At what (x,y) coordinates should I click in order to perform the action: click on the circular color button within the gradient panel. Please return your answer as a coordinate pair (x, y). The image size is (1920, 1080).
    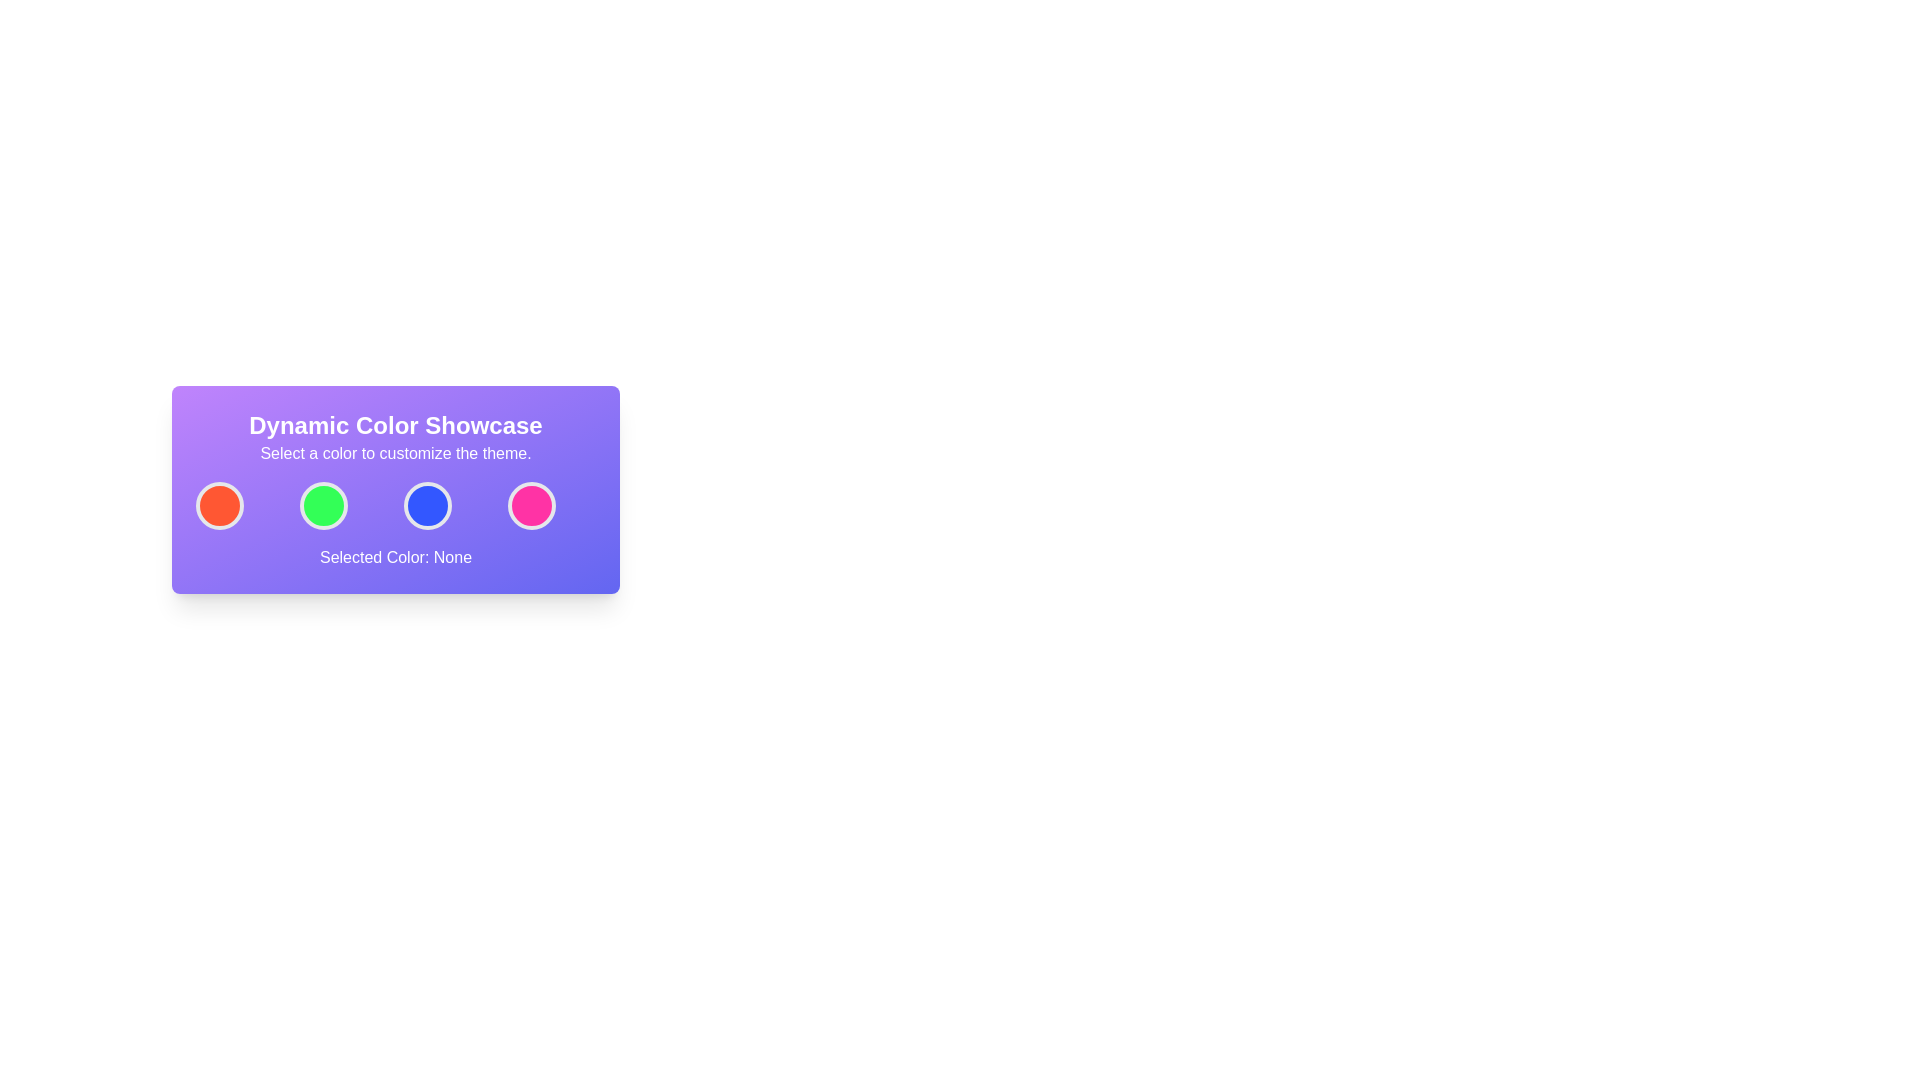
    Looking at the image, I should click on (395, 489).